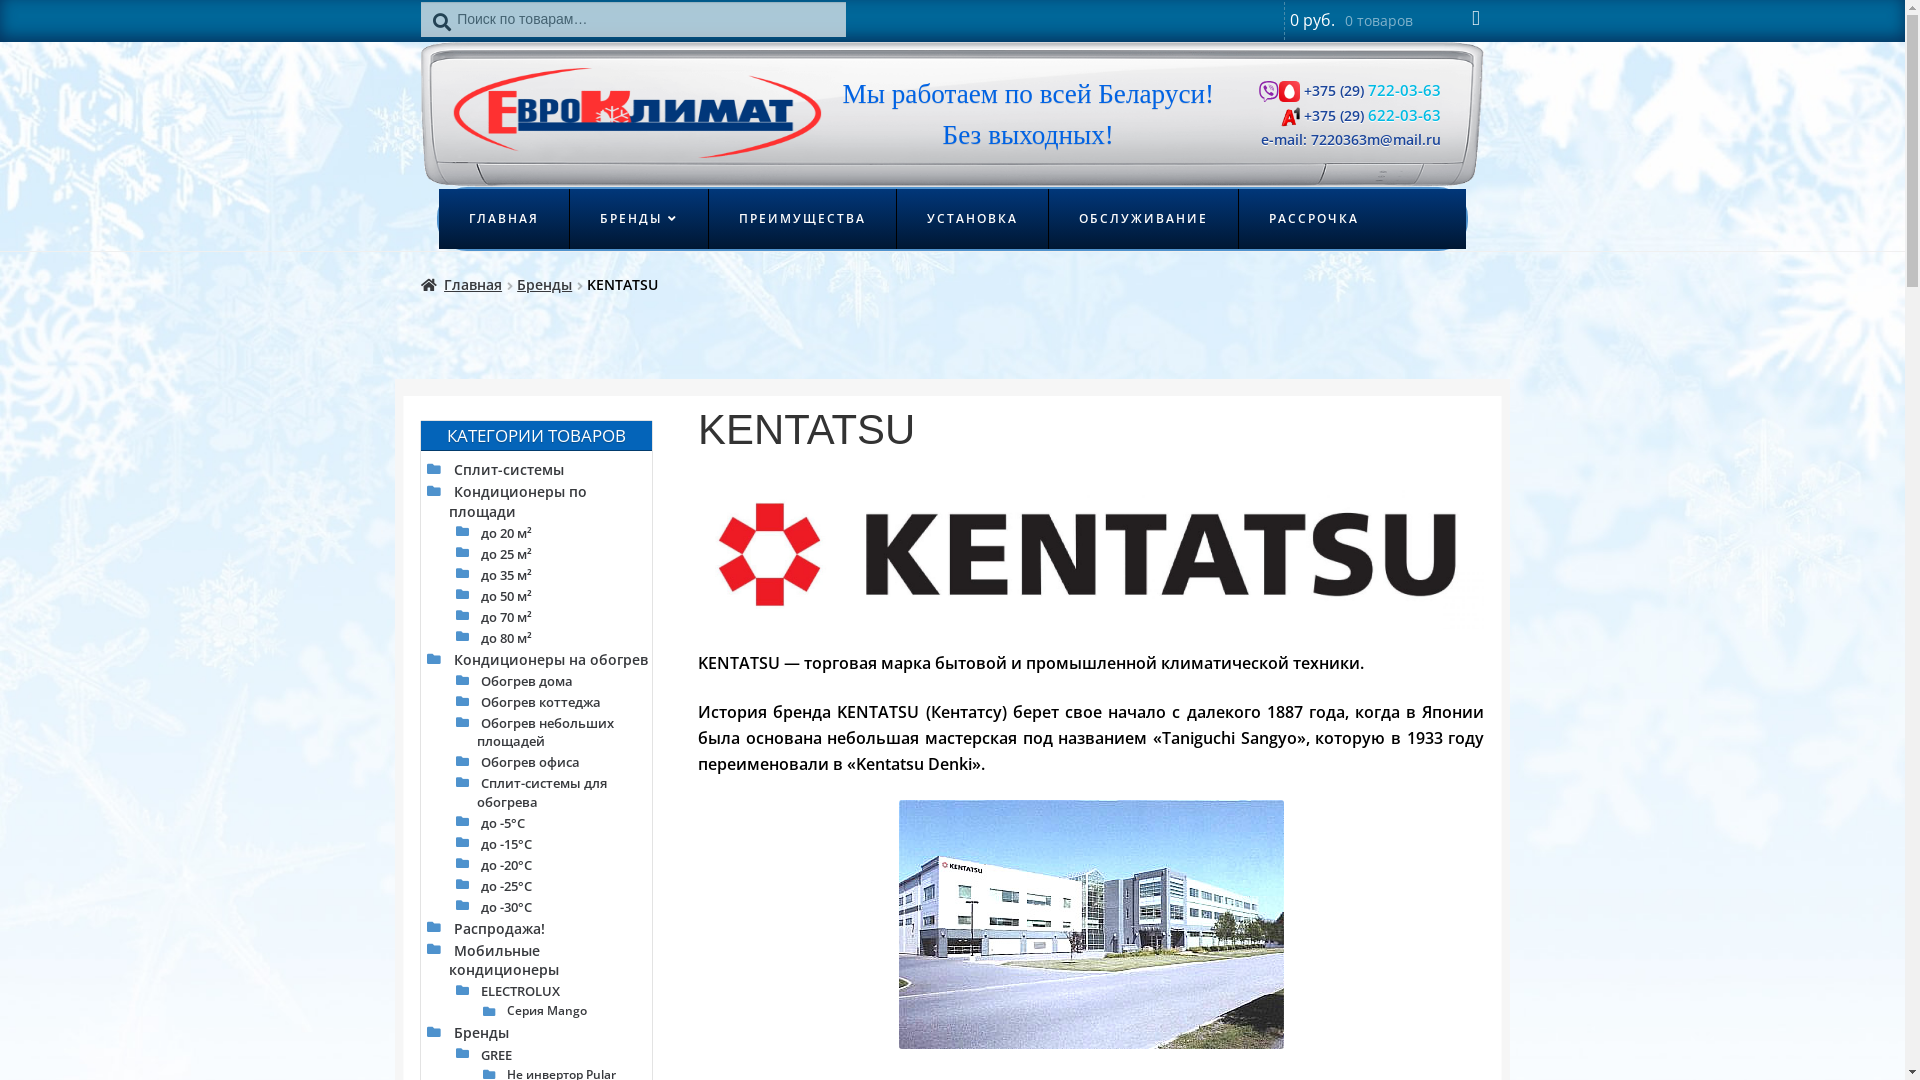  I want to click on 'e-mail: 7220363m@mail.ru', so click(1350, 138).